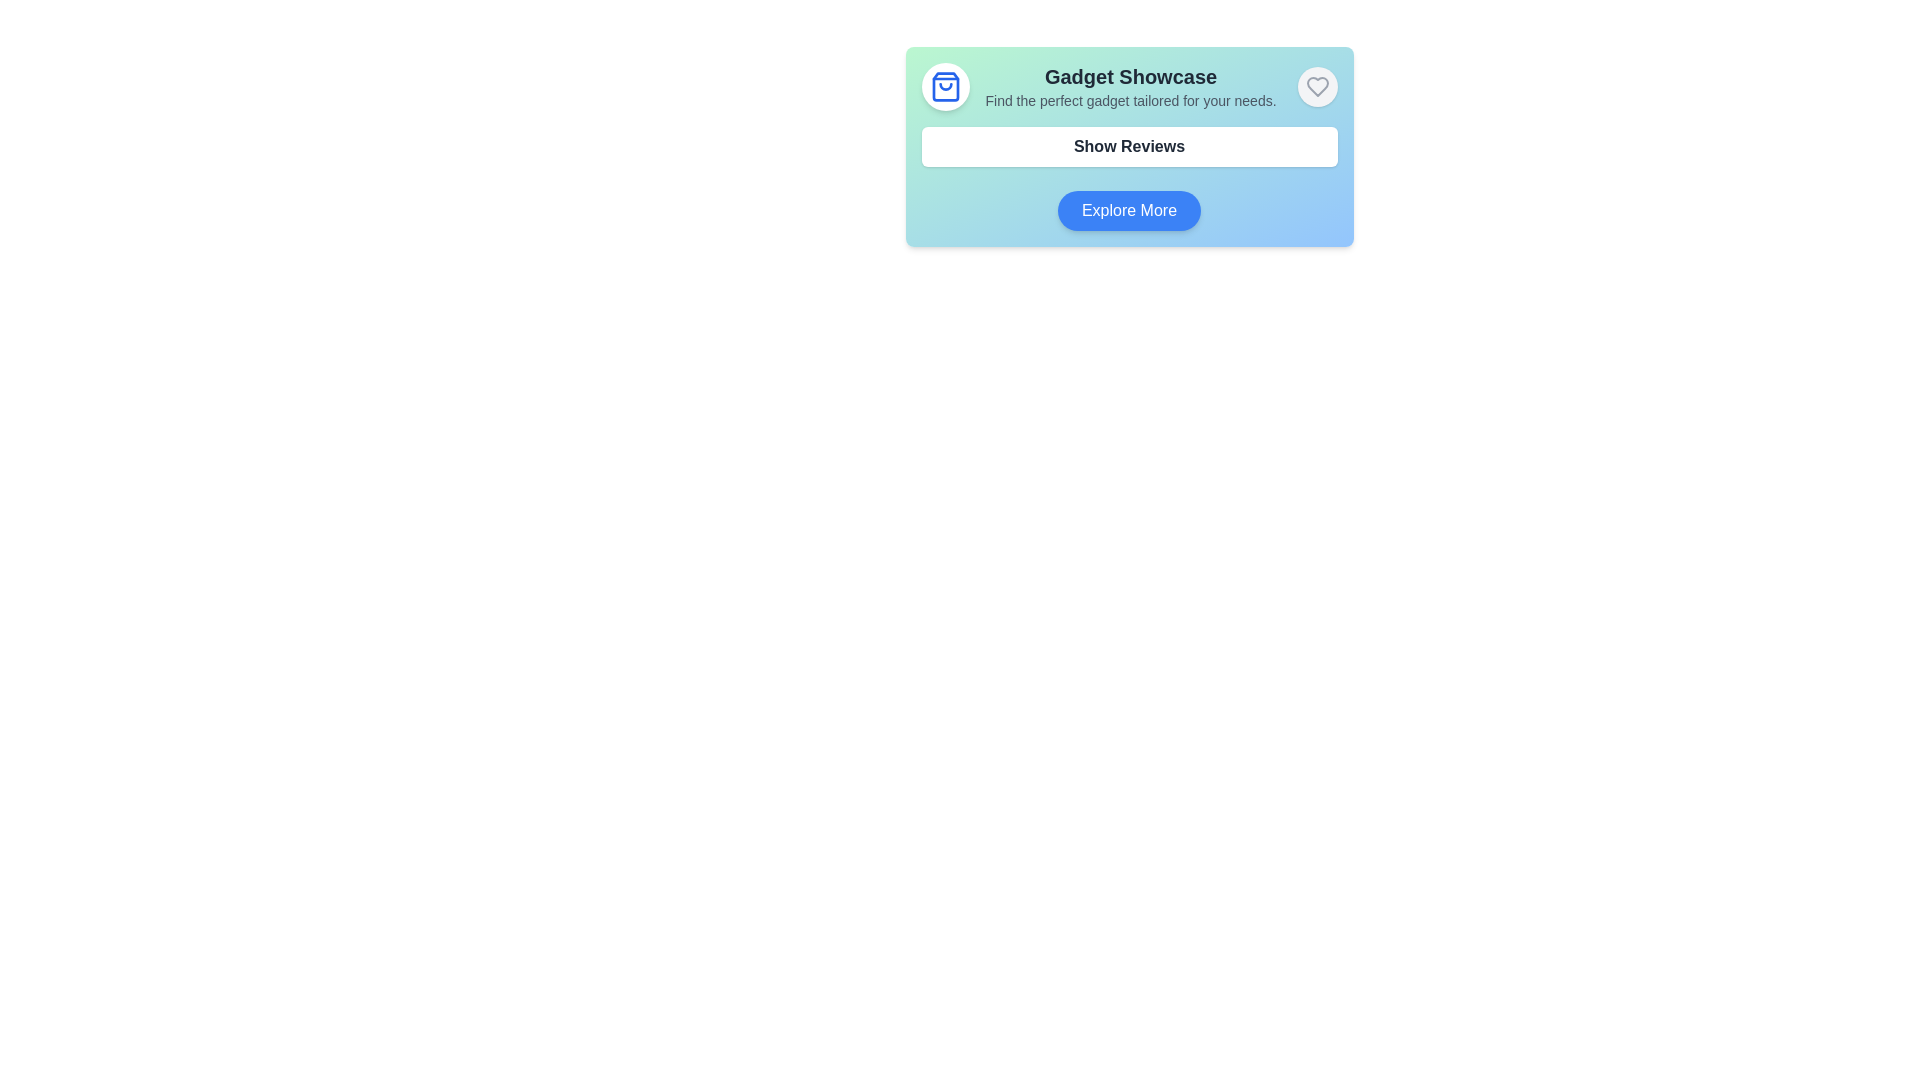 The image size is (1920, 1080). What do you see at coordinates (1129, 86) in the screenshot?
I see `the Header block that displays the section title and subtitle, located at the top center of the interface above the 'Show Reviews' button` at bounding box center [1129, 86].